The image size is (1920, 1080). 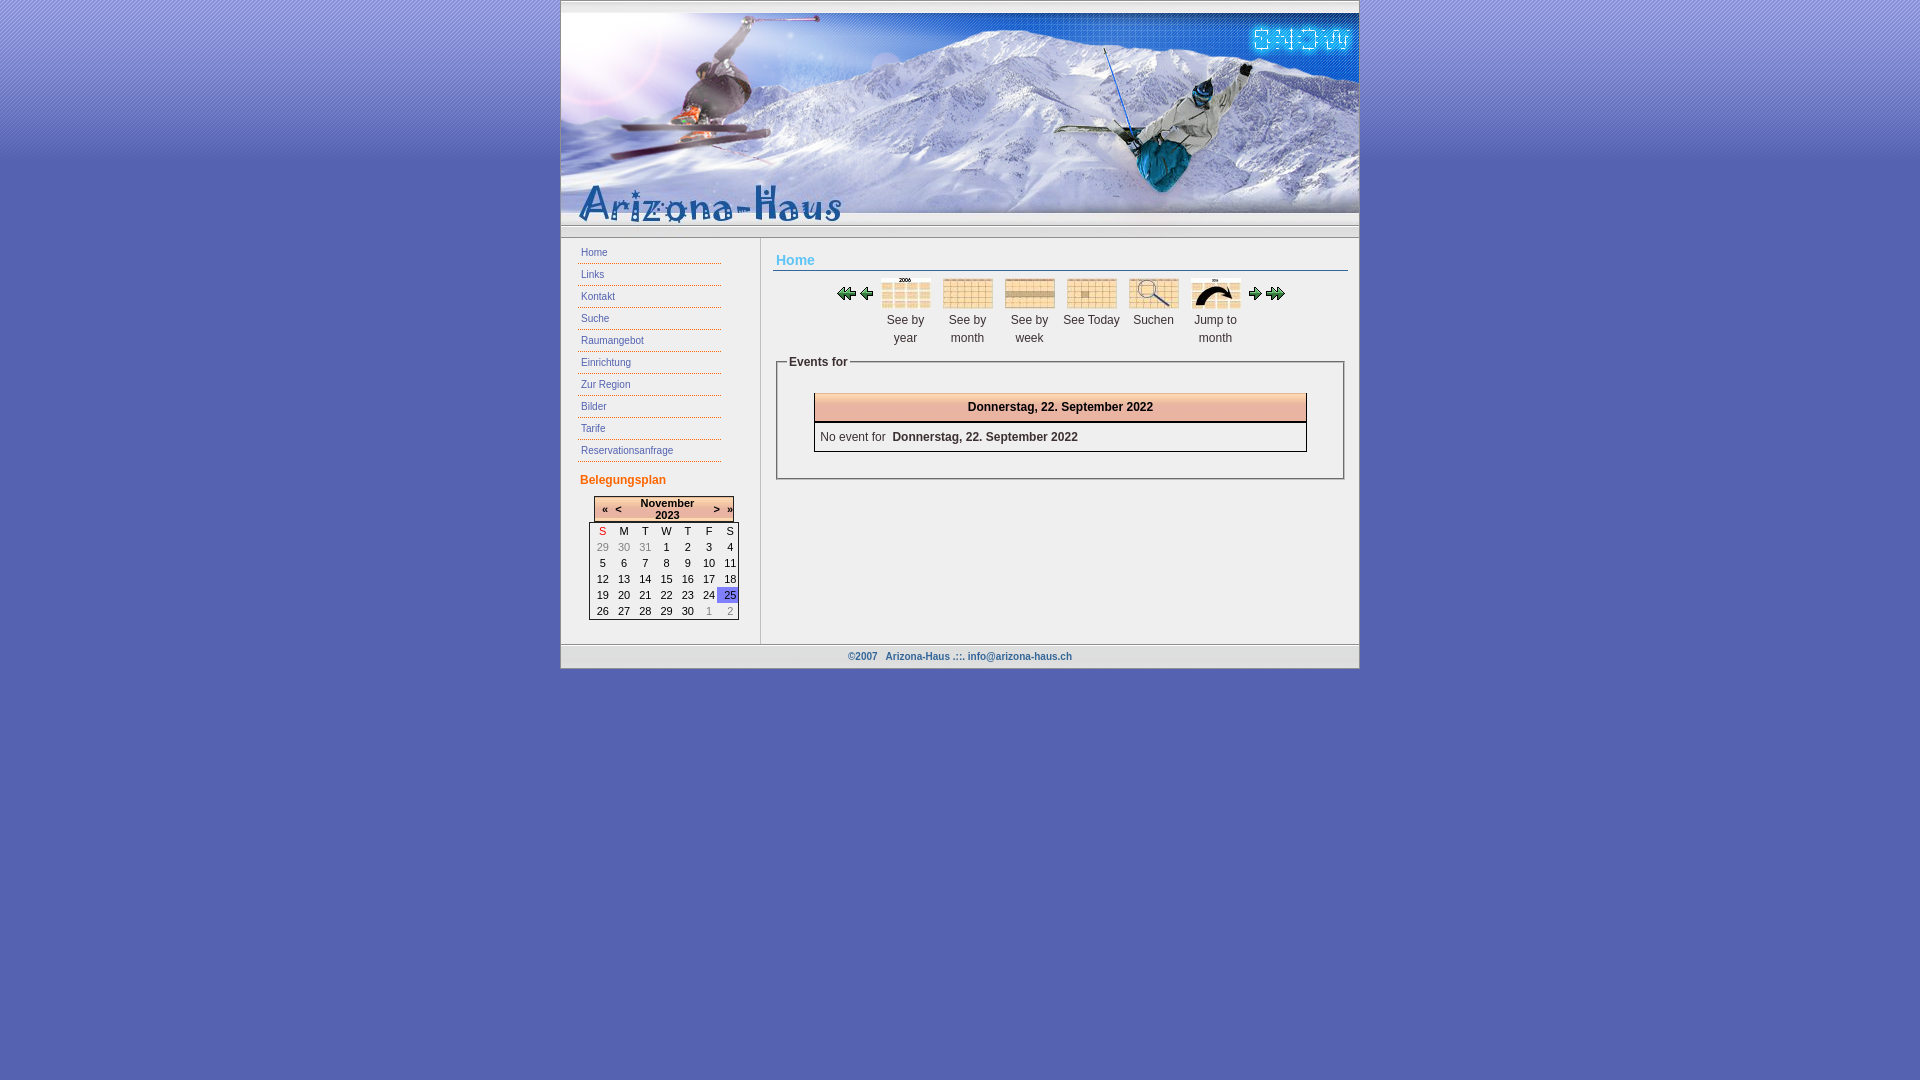 I want to click on 'Links', so click(x=649, y=274).